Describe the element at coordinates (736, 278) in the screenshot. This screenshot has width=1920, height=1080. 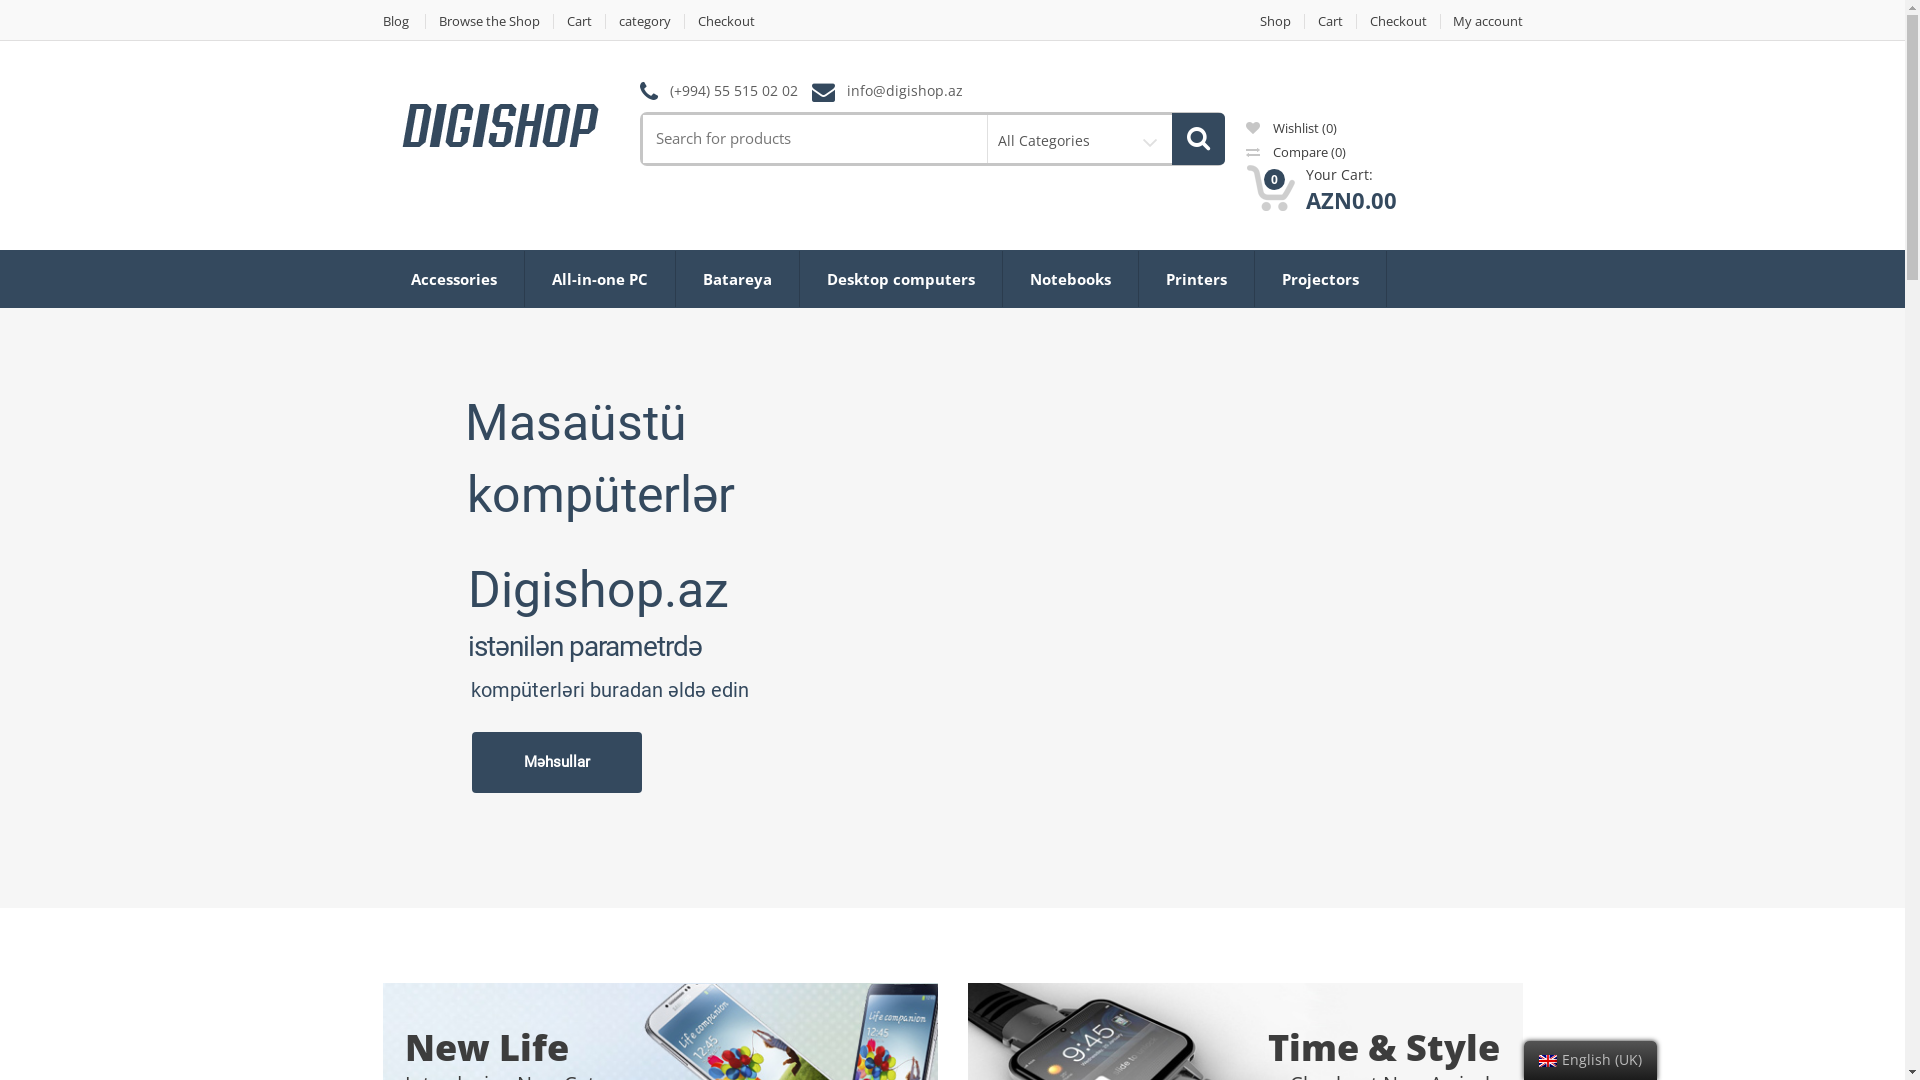
I see `'Batareya'` at that location.